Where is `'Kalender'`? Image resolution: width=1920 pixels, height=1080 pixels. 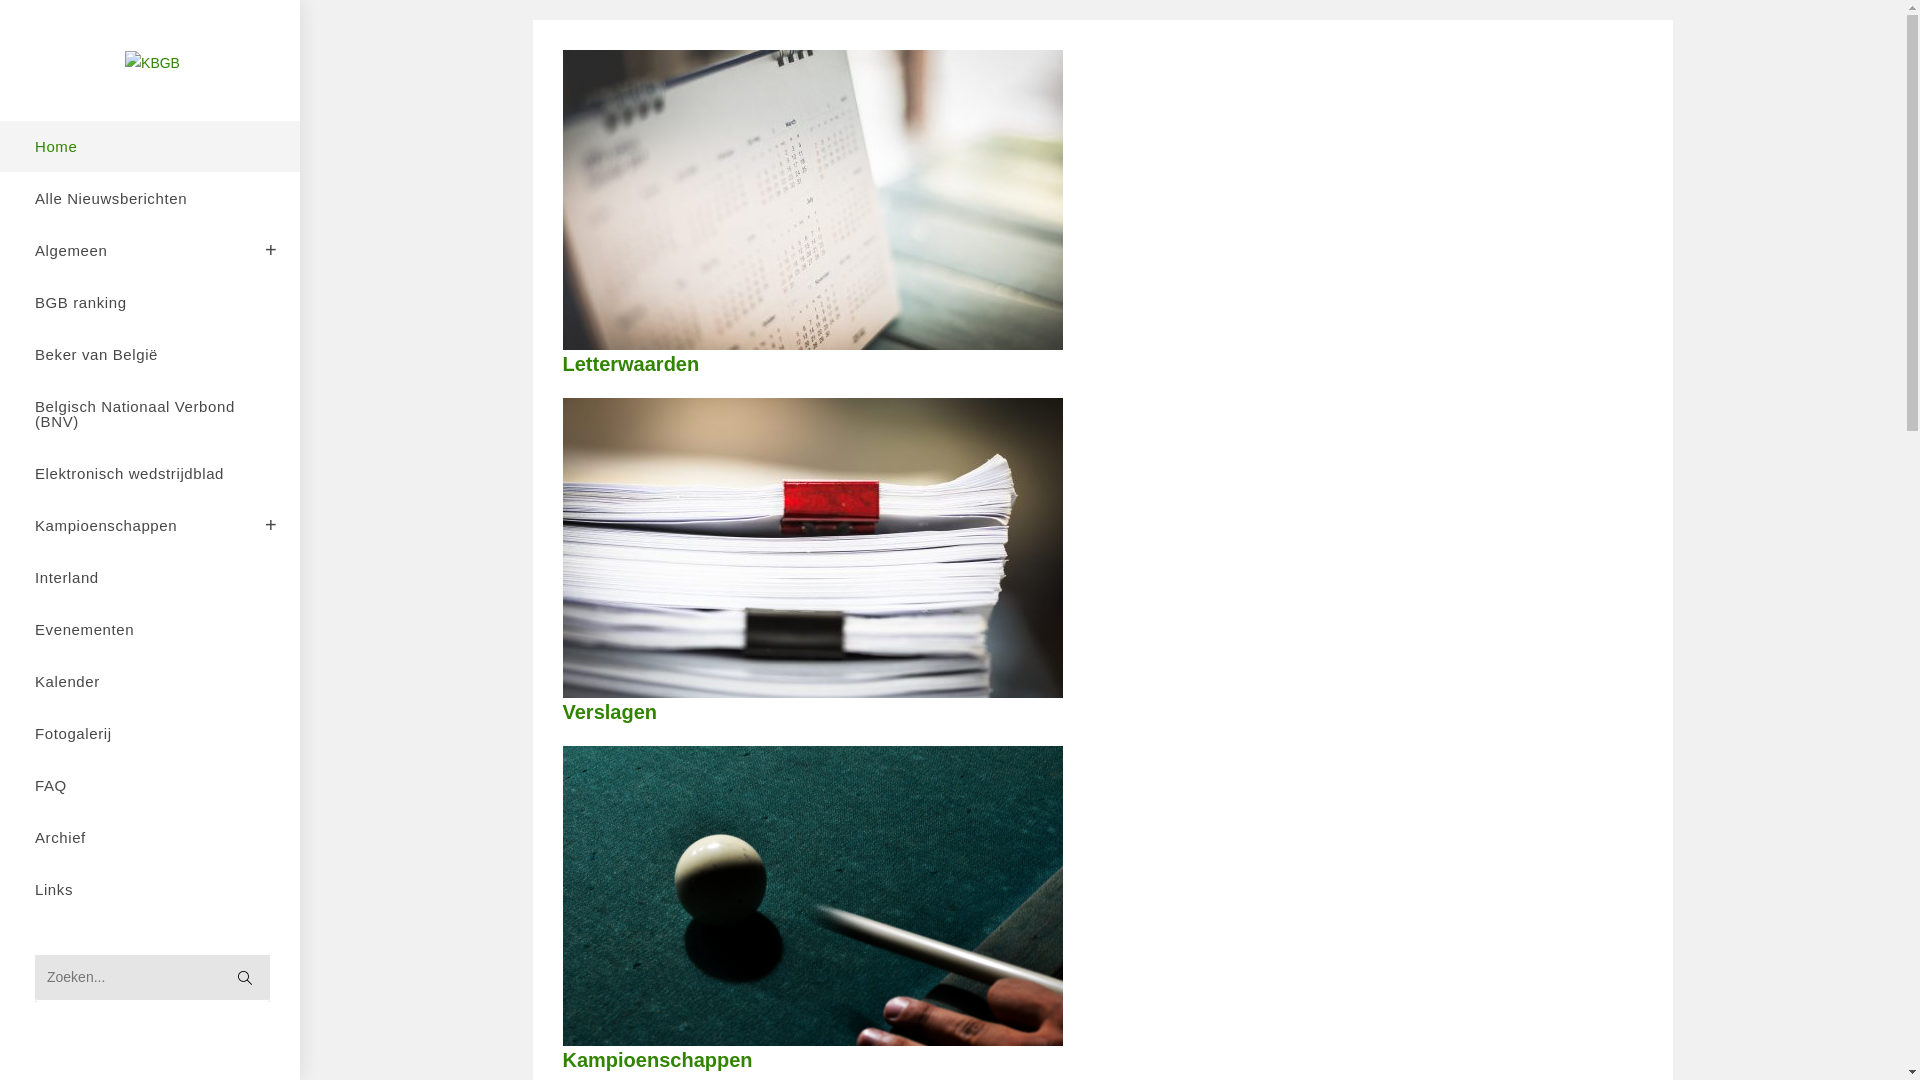
'Kalender' is located at coordinates (148, 680).